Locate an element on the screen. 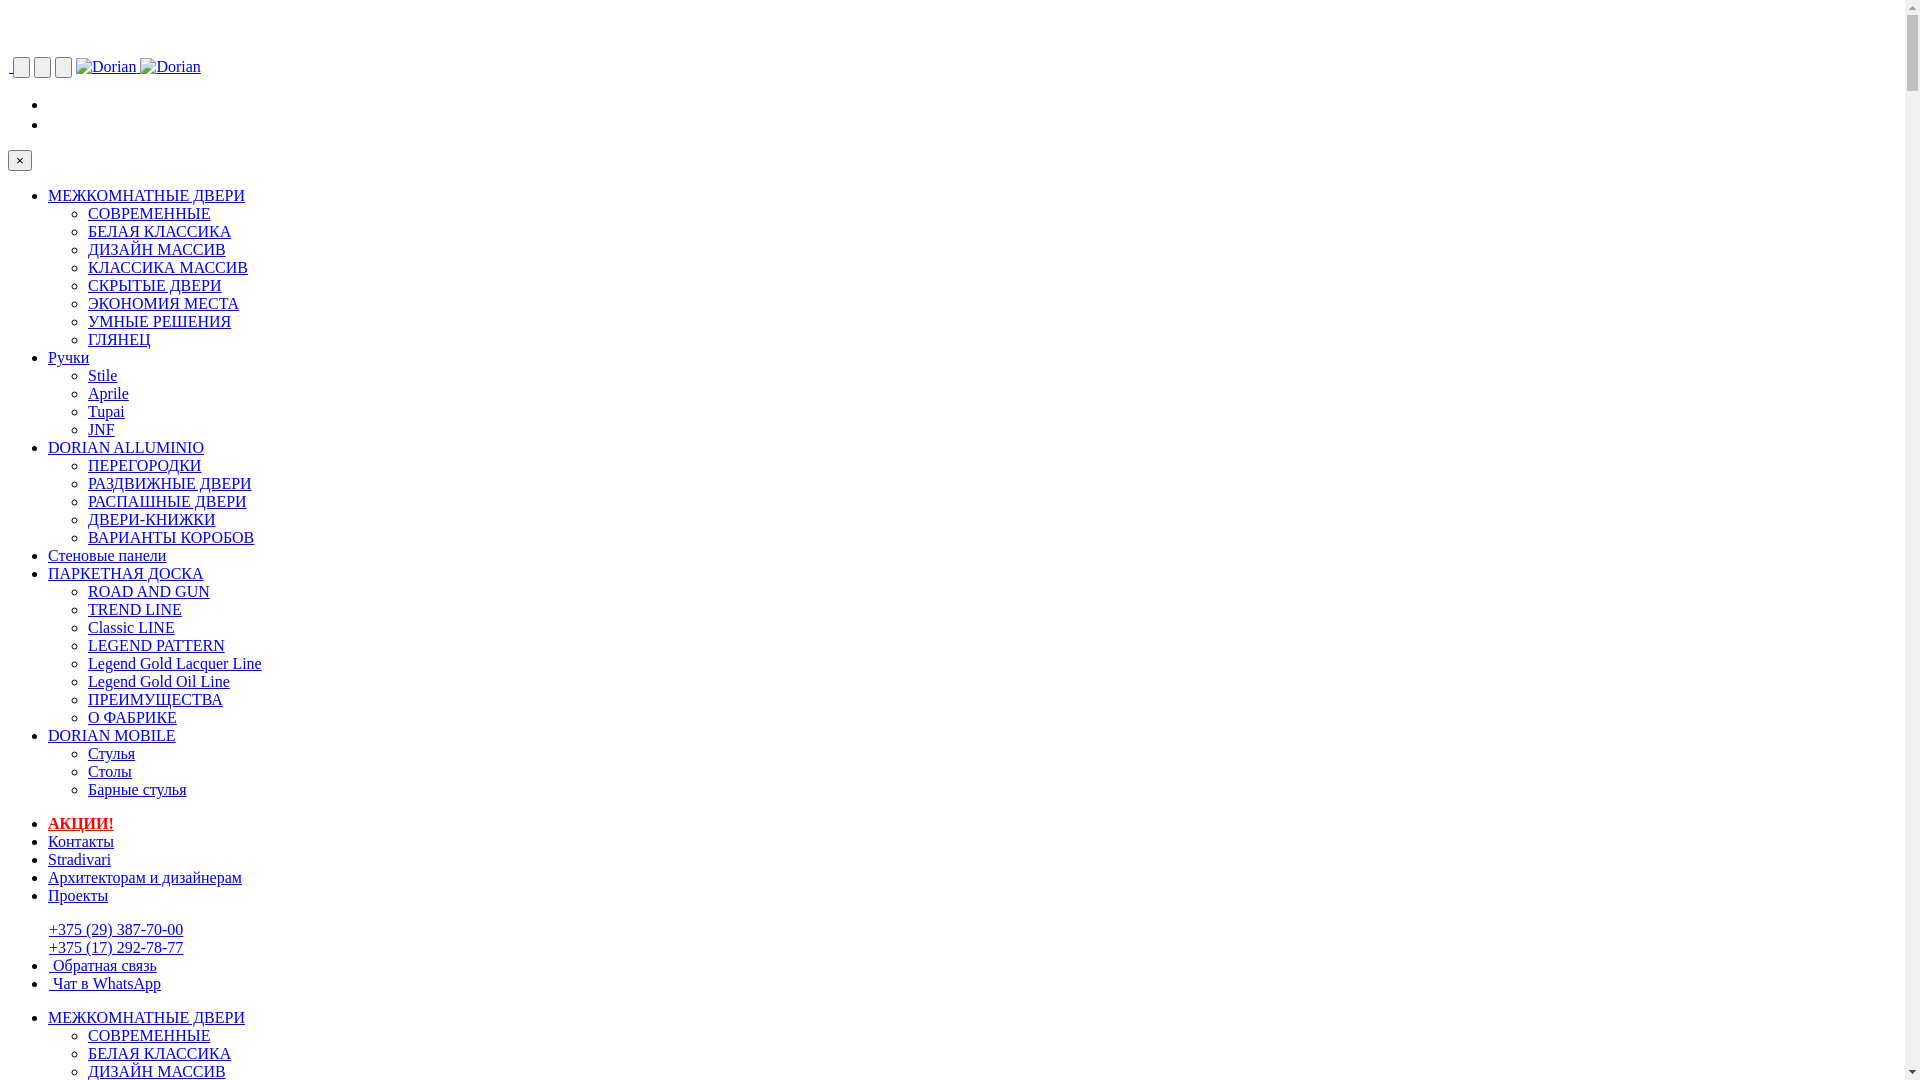  'Stradivari' is located at coordinates (79, 858).